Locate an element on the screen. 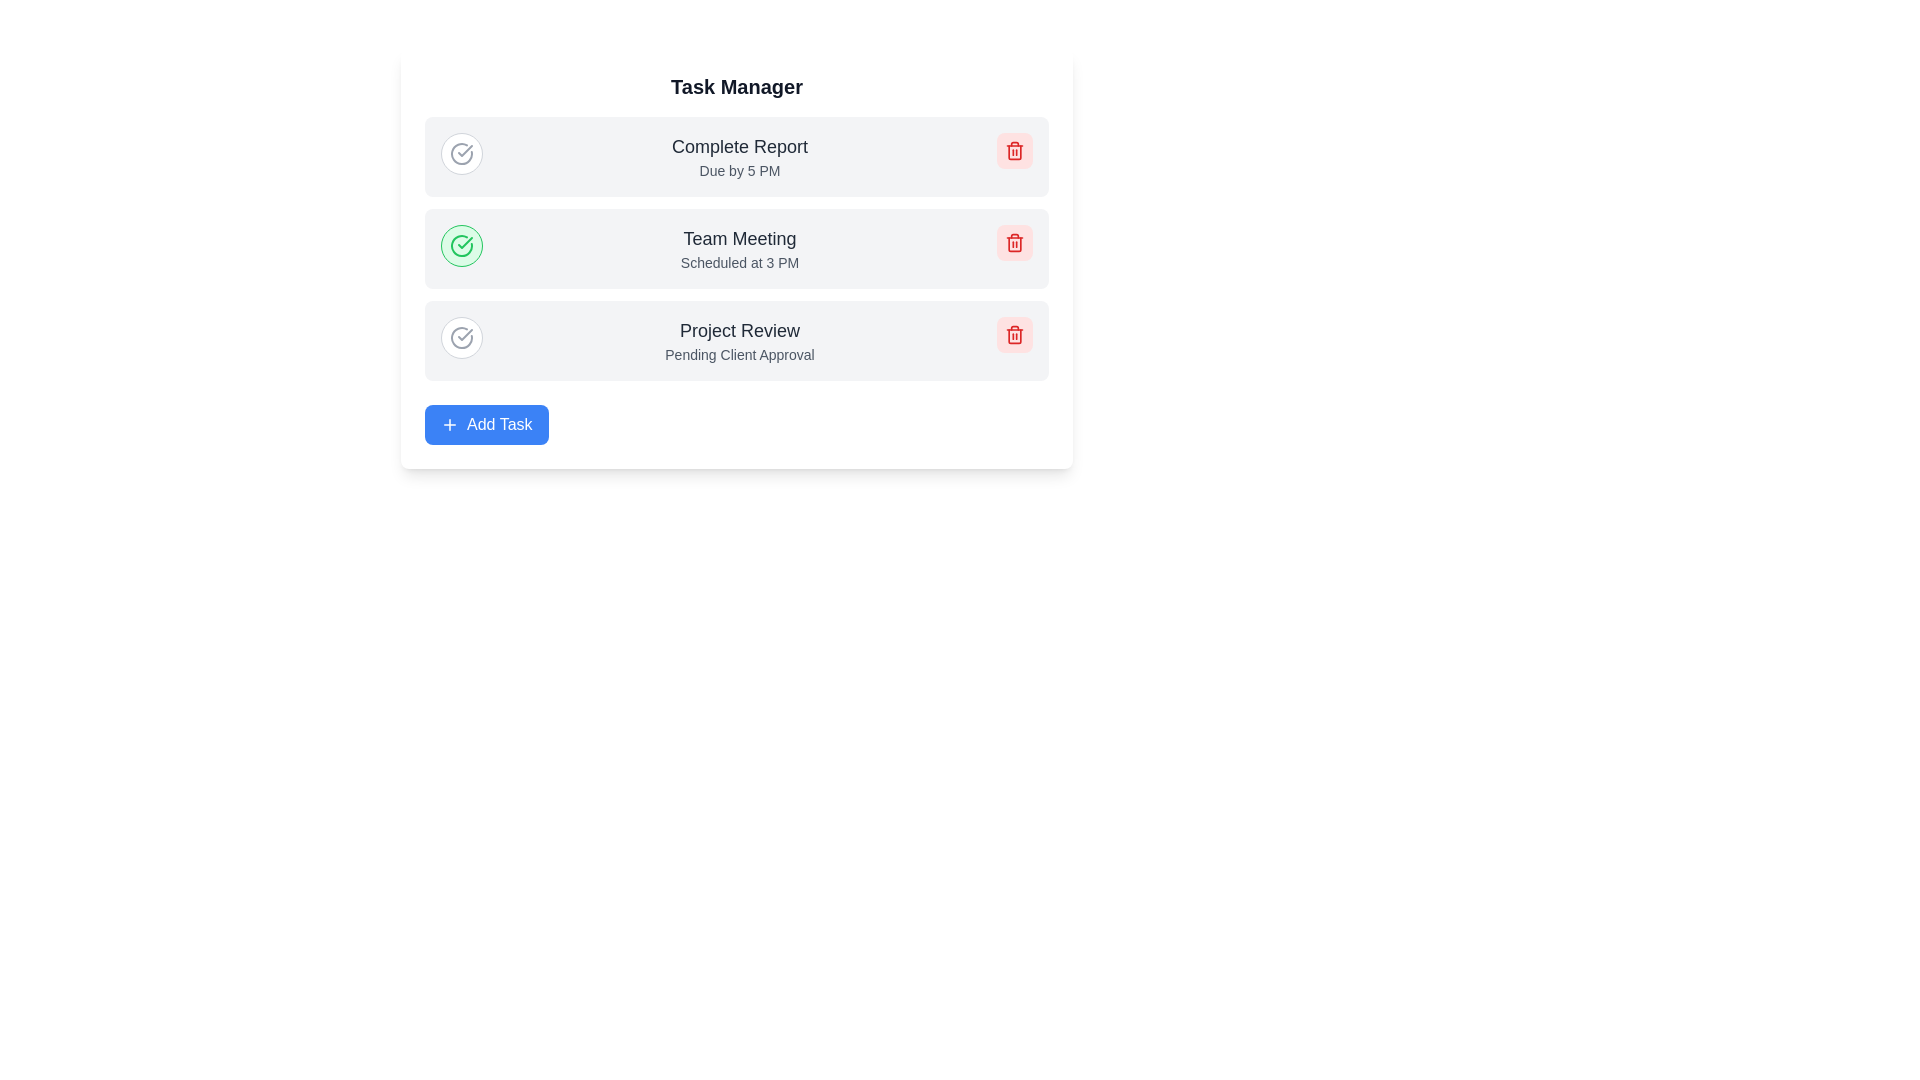  the 'Complete Report' label in the task list under 'Task Manager', which displays the due date 'Due by 5 PM' is located at coordinates (738, 156).